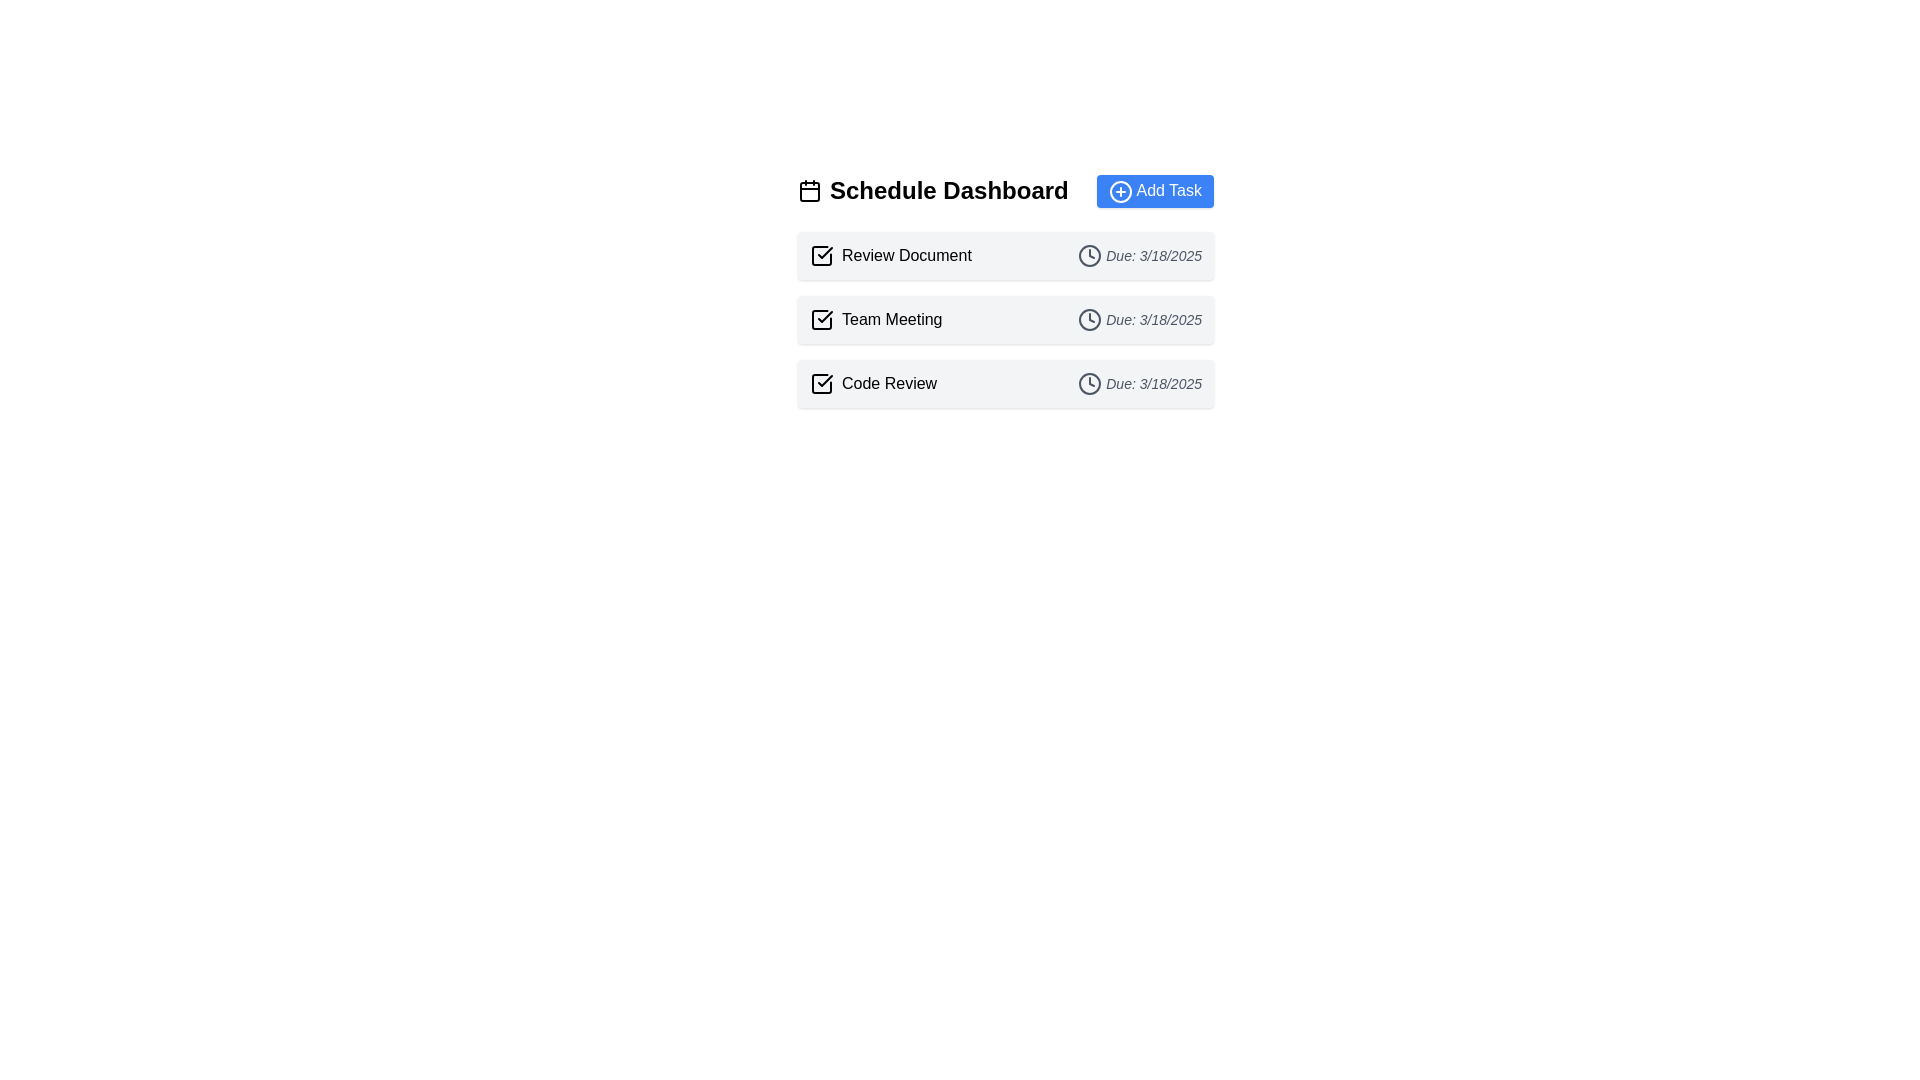  Describe the element at coordinates (1120, 191) in the screenshot. I see `the SVG Circle that represents the 'Add Task' icon located in the top-right corner of the interface adjacent to the 'Schedule Dashboard' title` at that location.